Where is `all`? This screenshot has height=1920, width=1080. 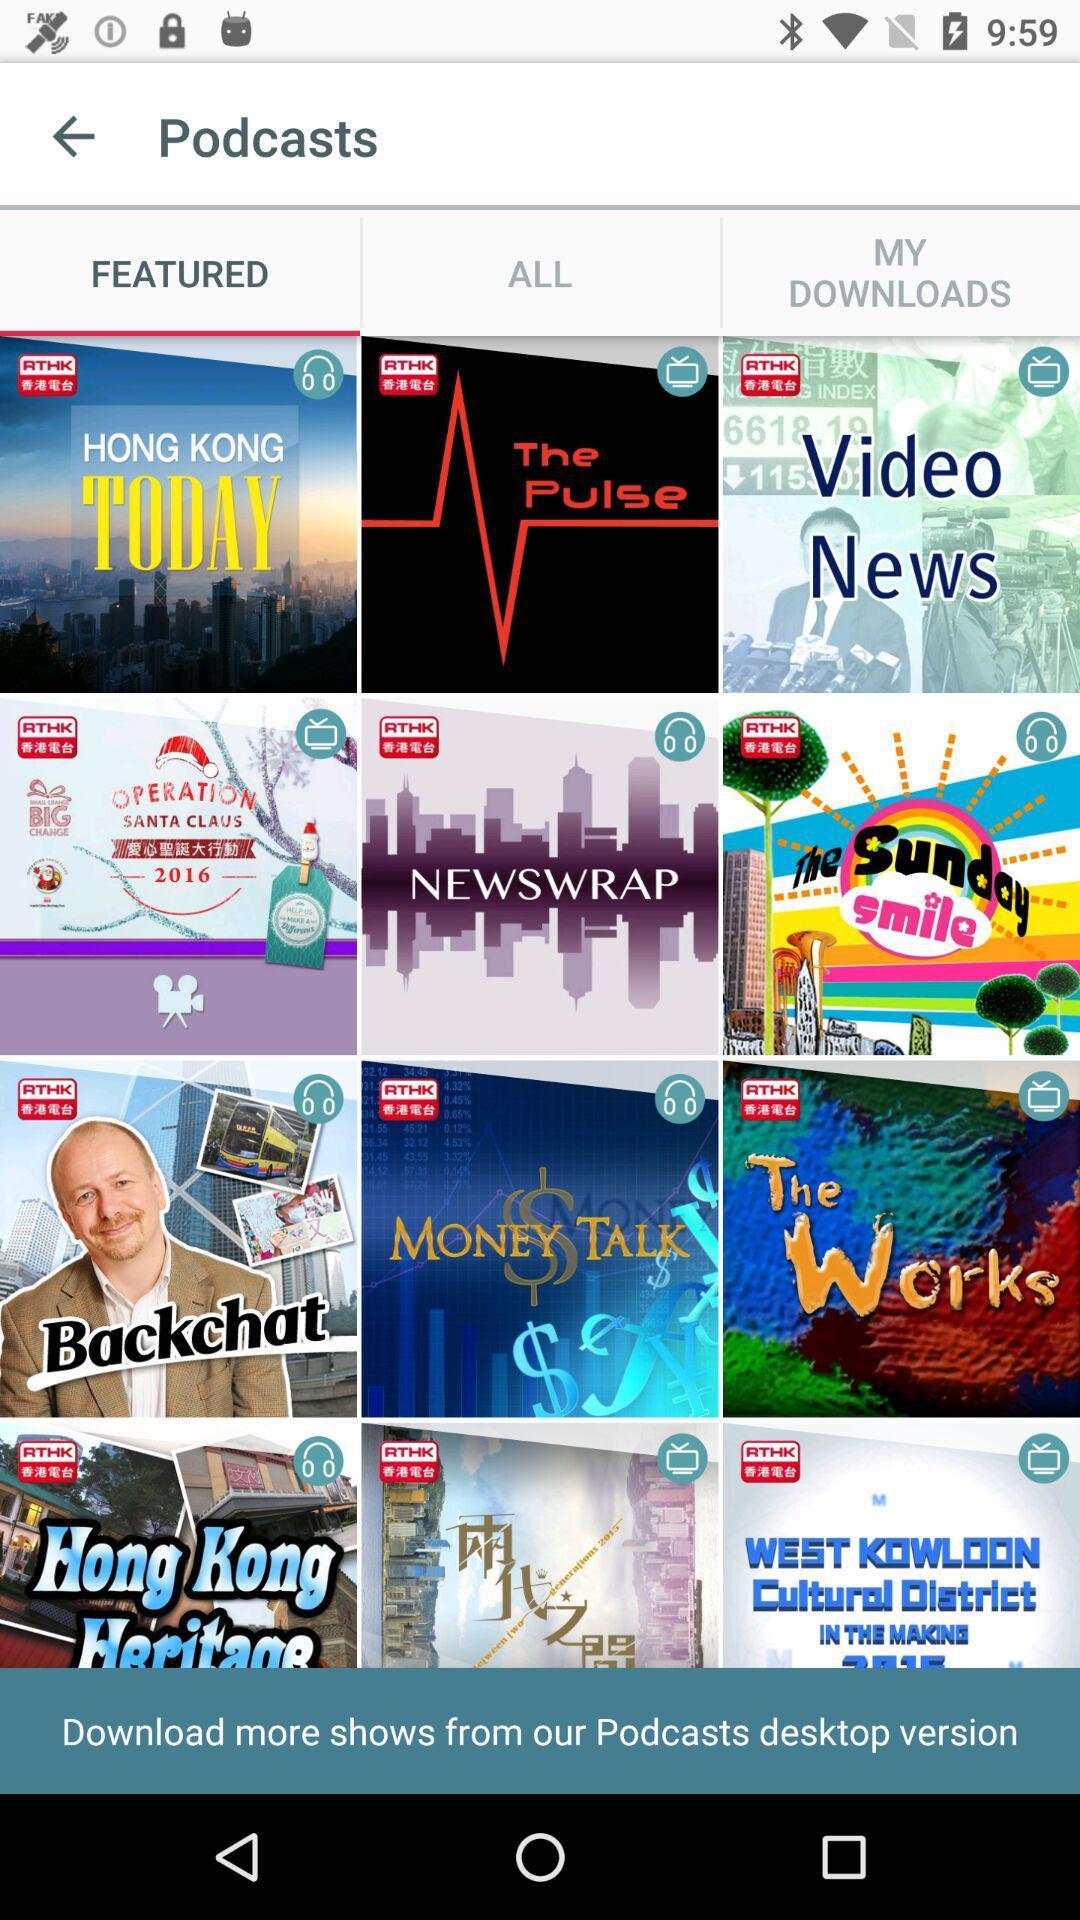 all is located at coordinates (540, 272).